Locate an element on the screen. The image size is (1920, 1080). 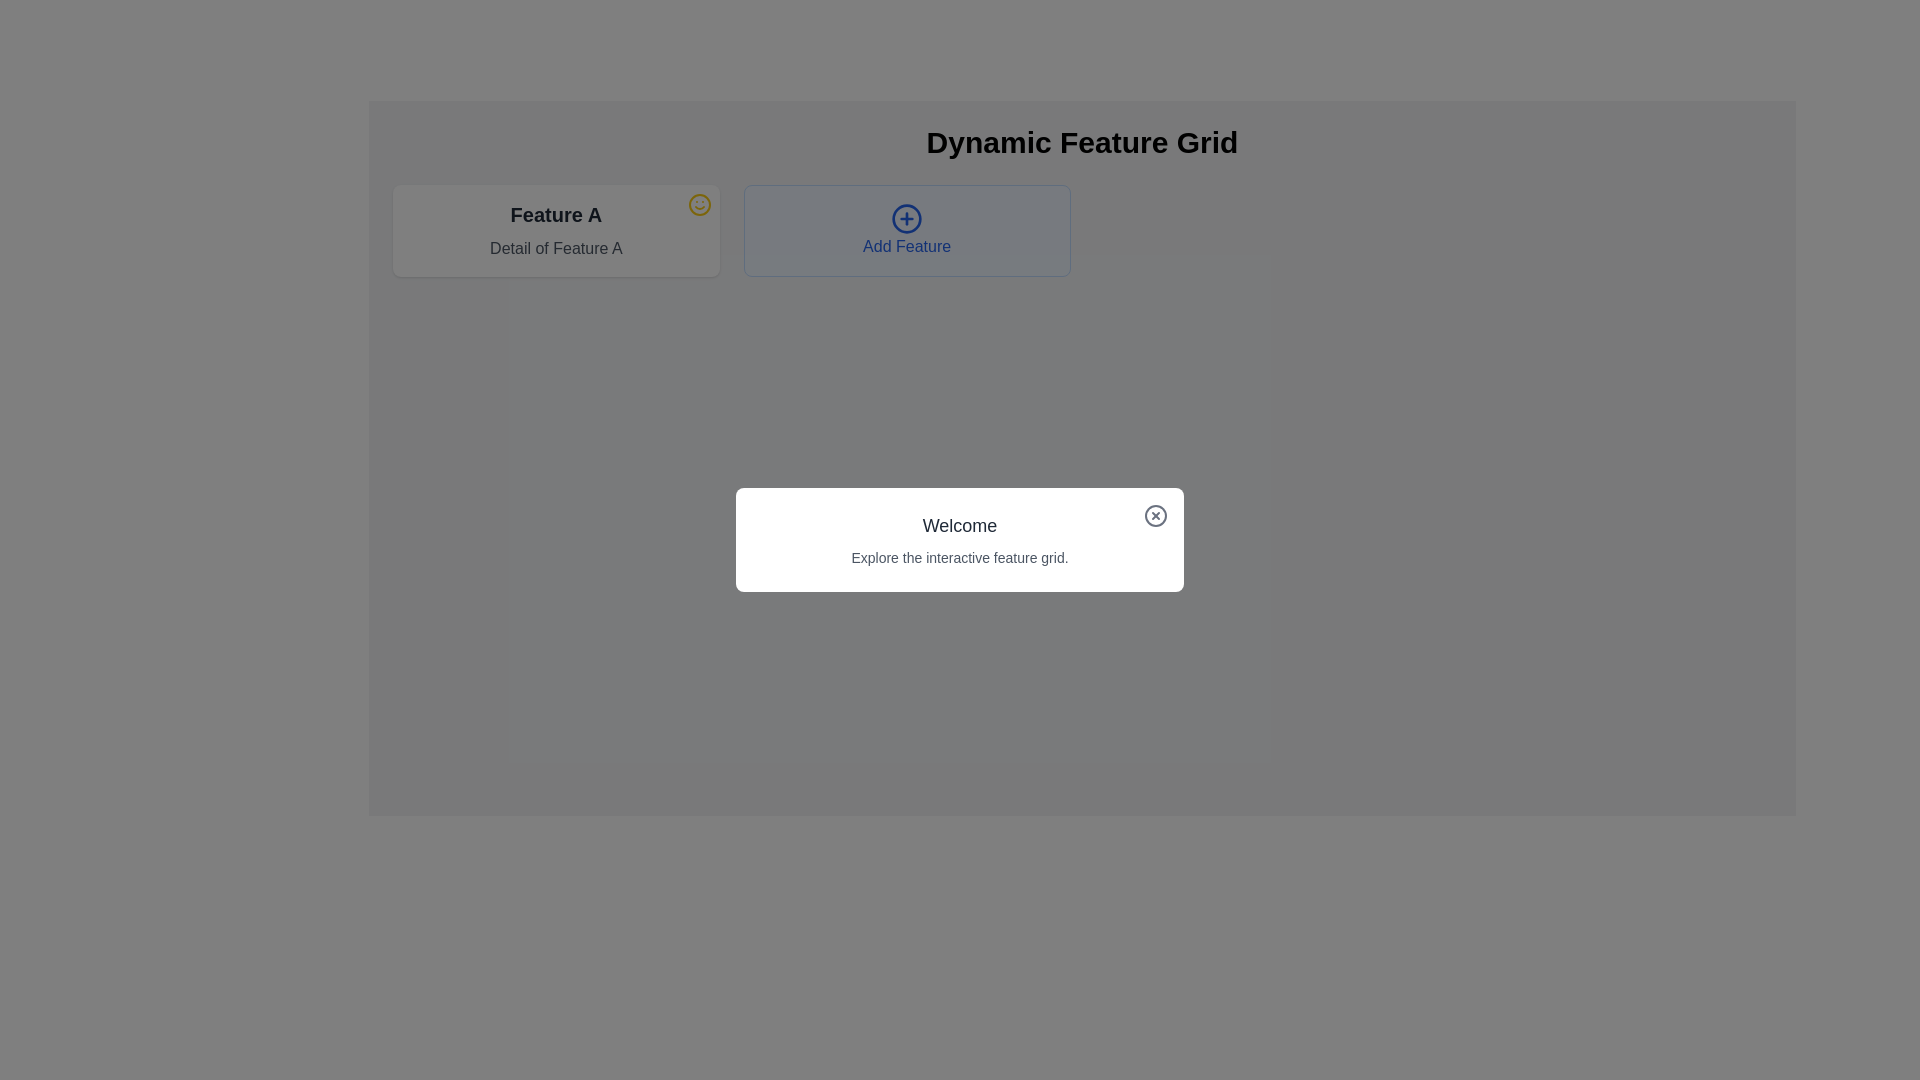
the blue rounded rectangular button labeled 'Add Feature' to observe its subtle hover effect is located at coordinates (906, 230).